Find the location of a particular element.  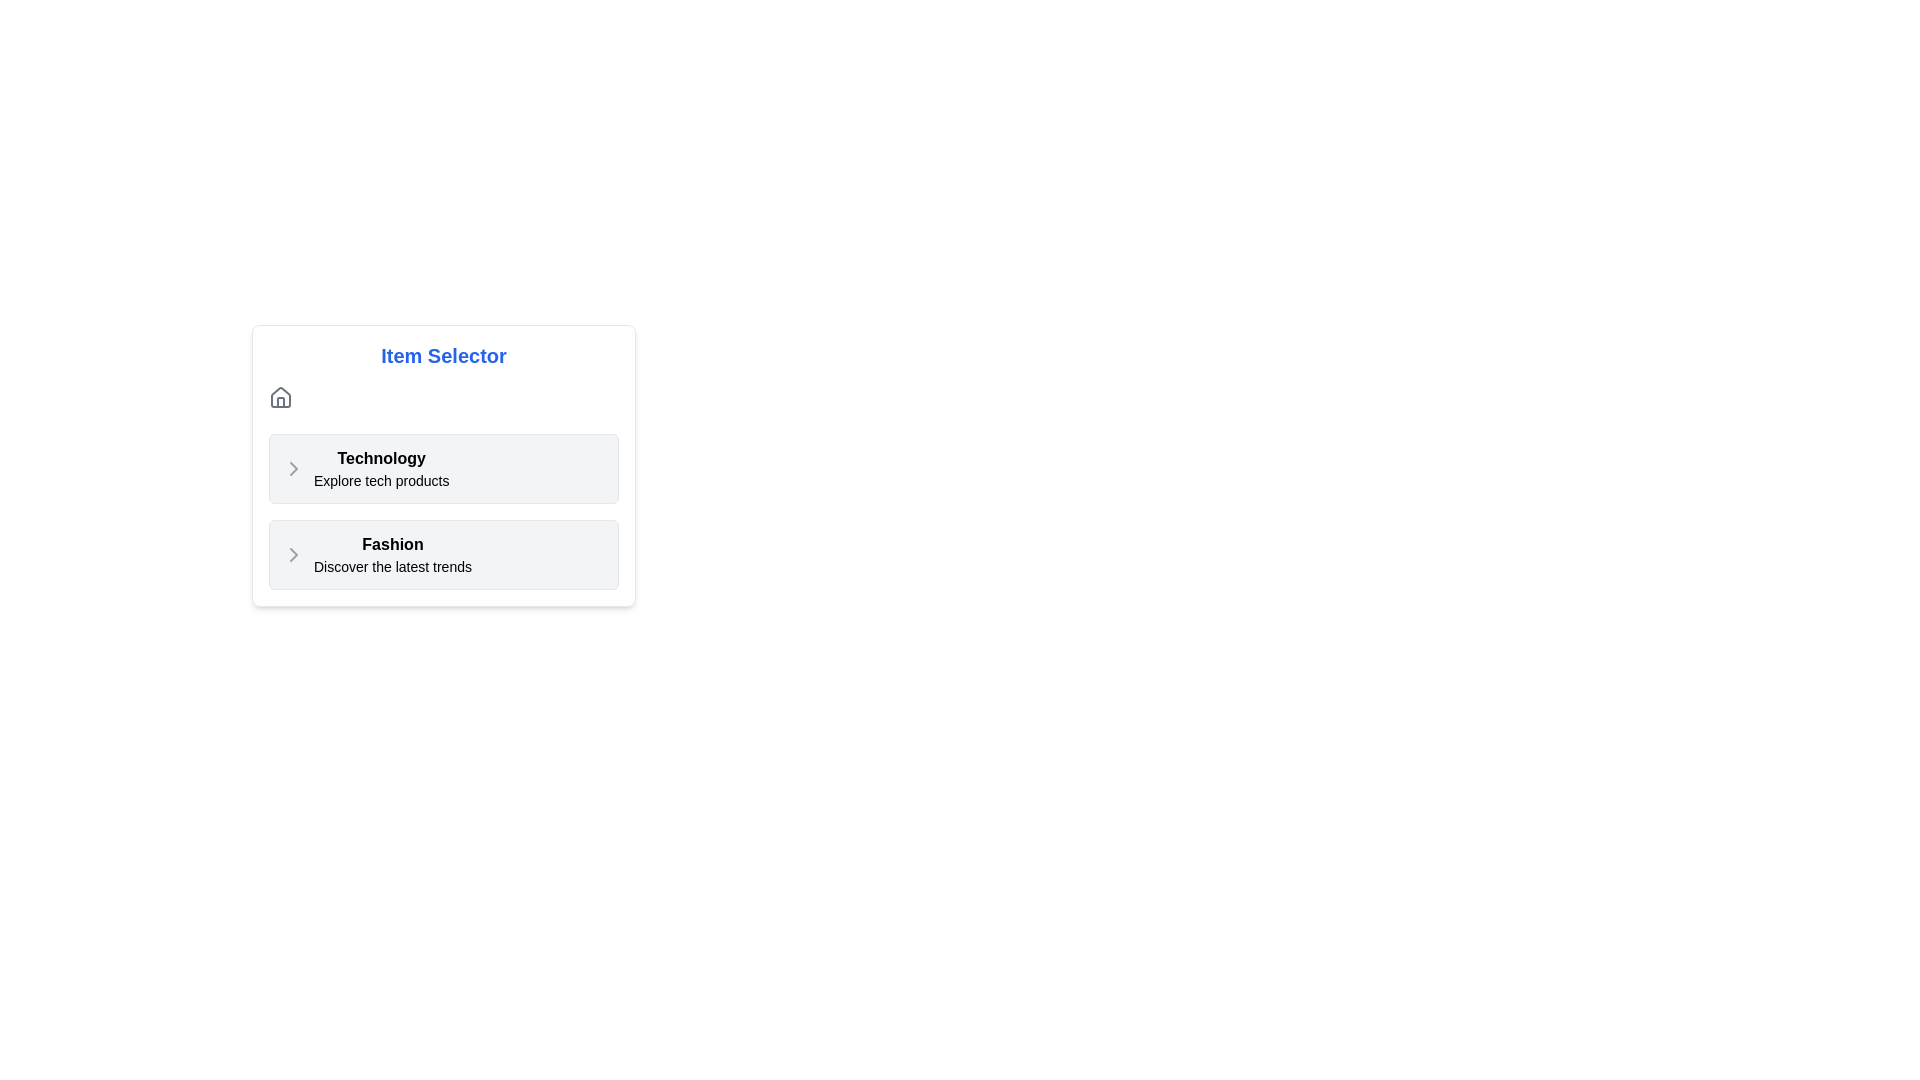

text label displaying 'Discover the latest trends' located beneath the 'Fashion' header in the bottom-right part of the 'Fashion' section is located at coordinates (393, 567).